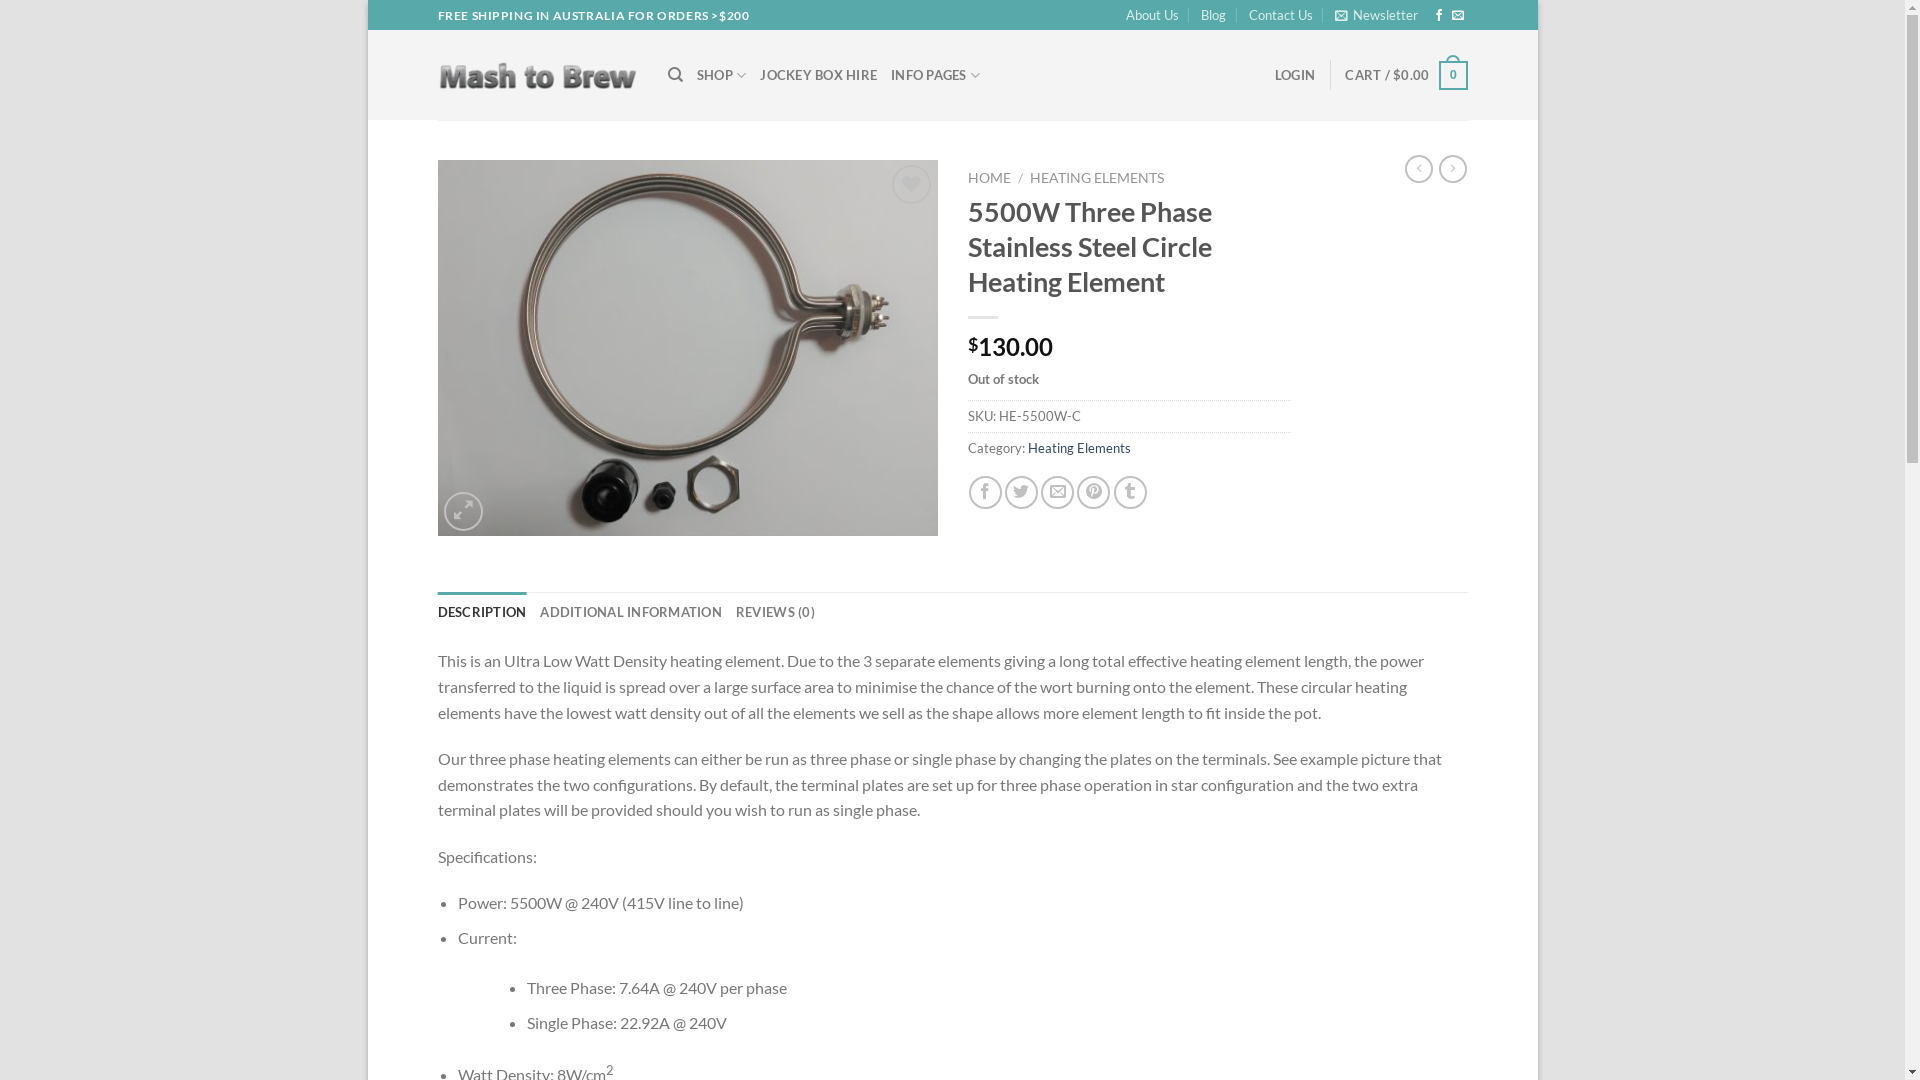  What do you see at coordinates (368, 0) in the screenshot?
I see `'Skip to content'` at bounding box center [368, 0].